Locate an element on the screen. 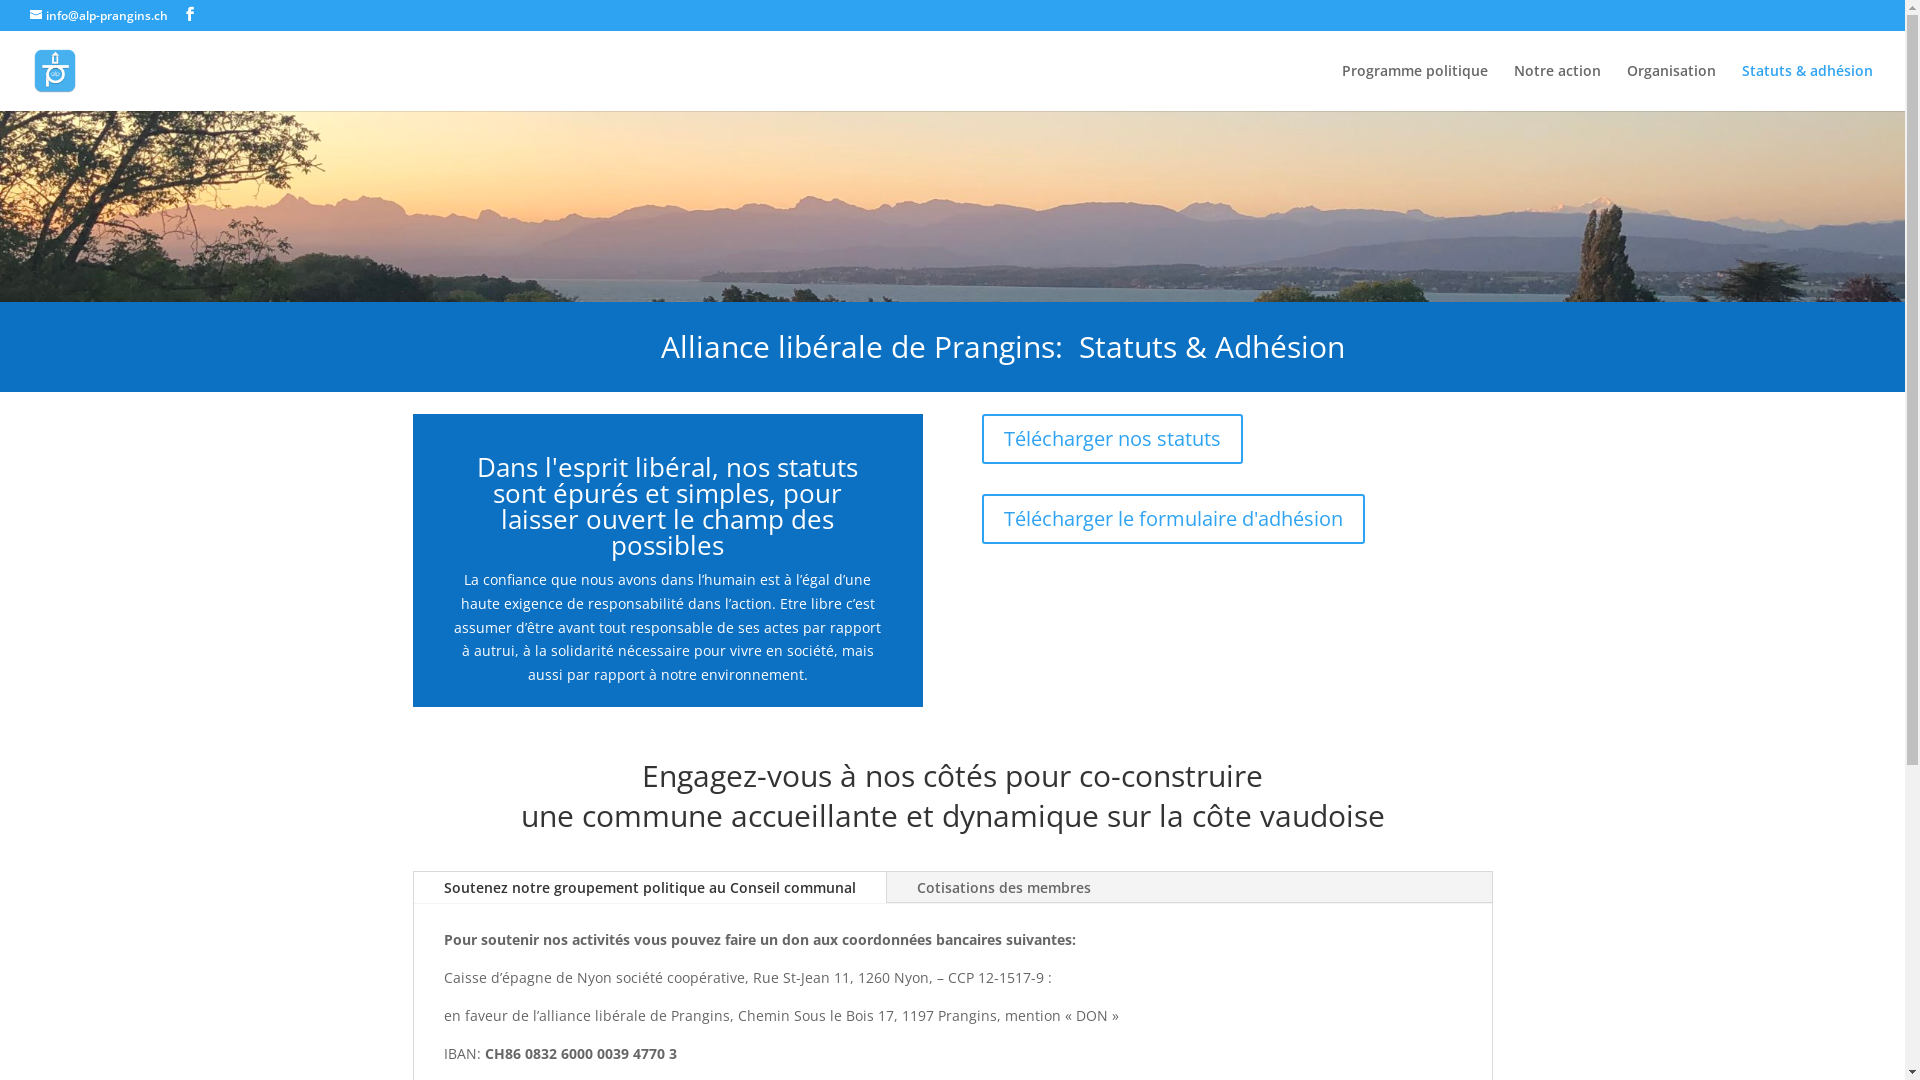 The width and height of the screenshot is (1920, 1080). 'info@alp-prangins.ch' is located at coordinates (98, 15).